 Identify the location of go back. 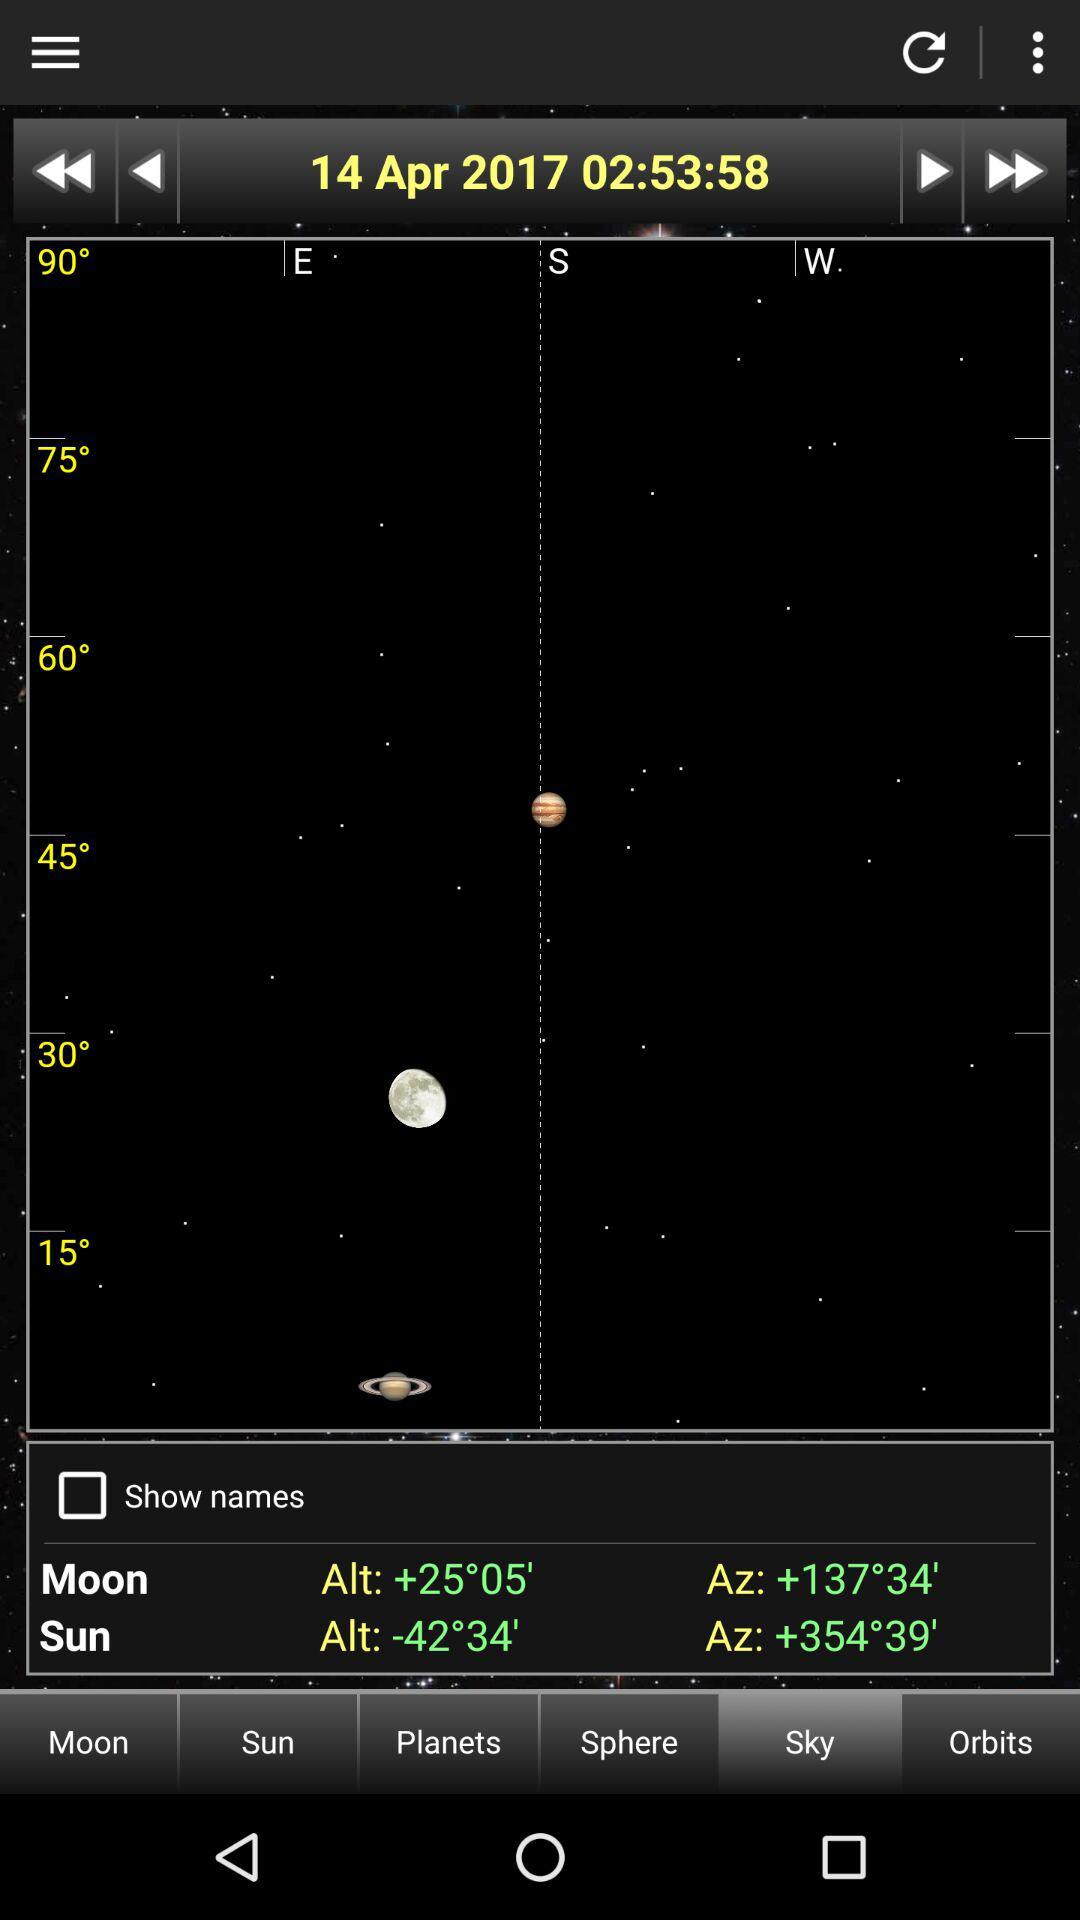
(63, 171).